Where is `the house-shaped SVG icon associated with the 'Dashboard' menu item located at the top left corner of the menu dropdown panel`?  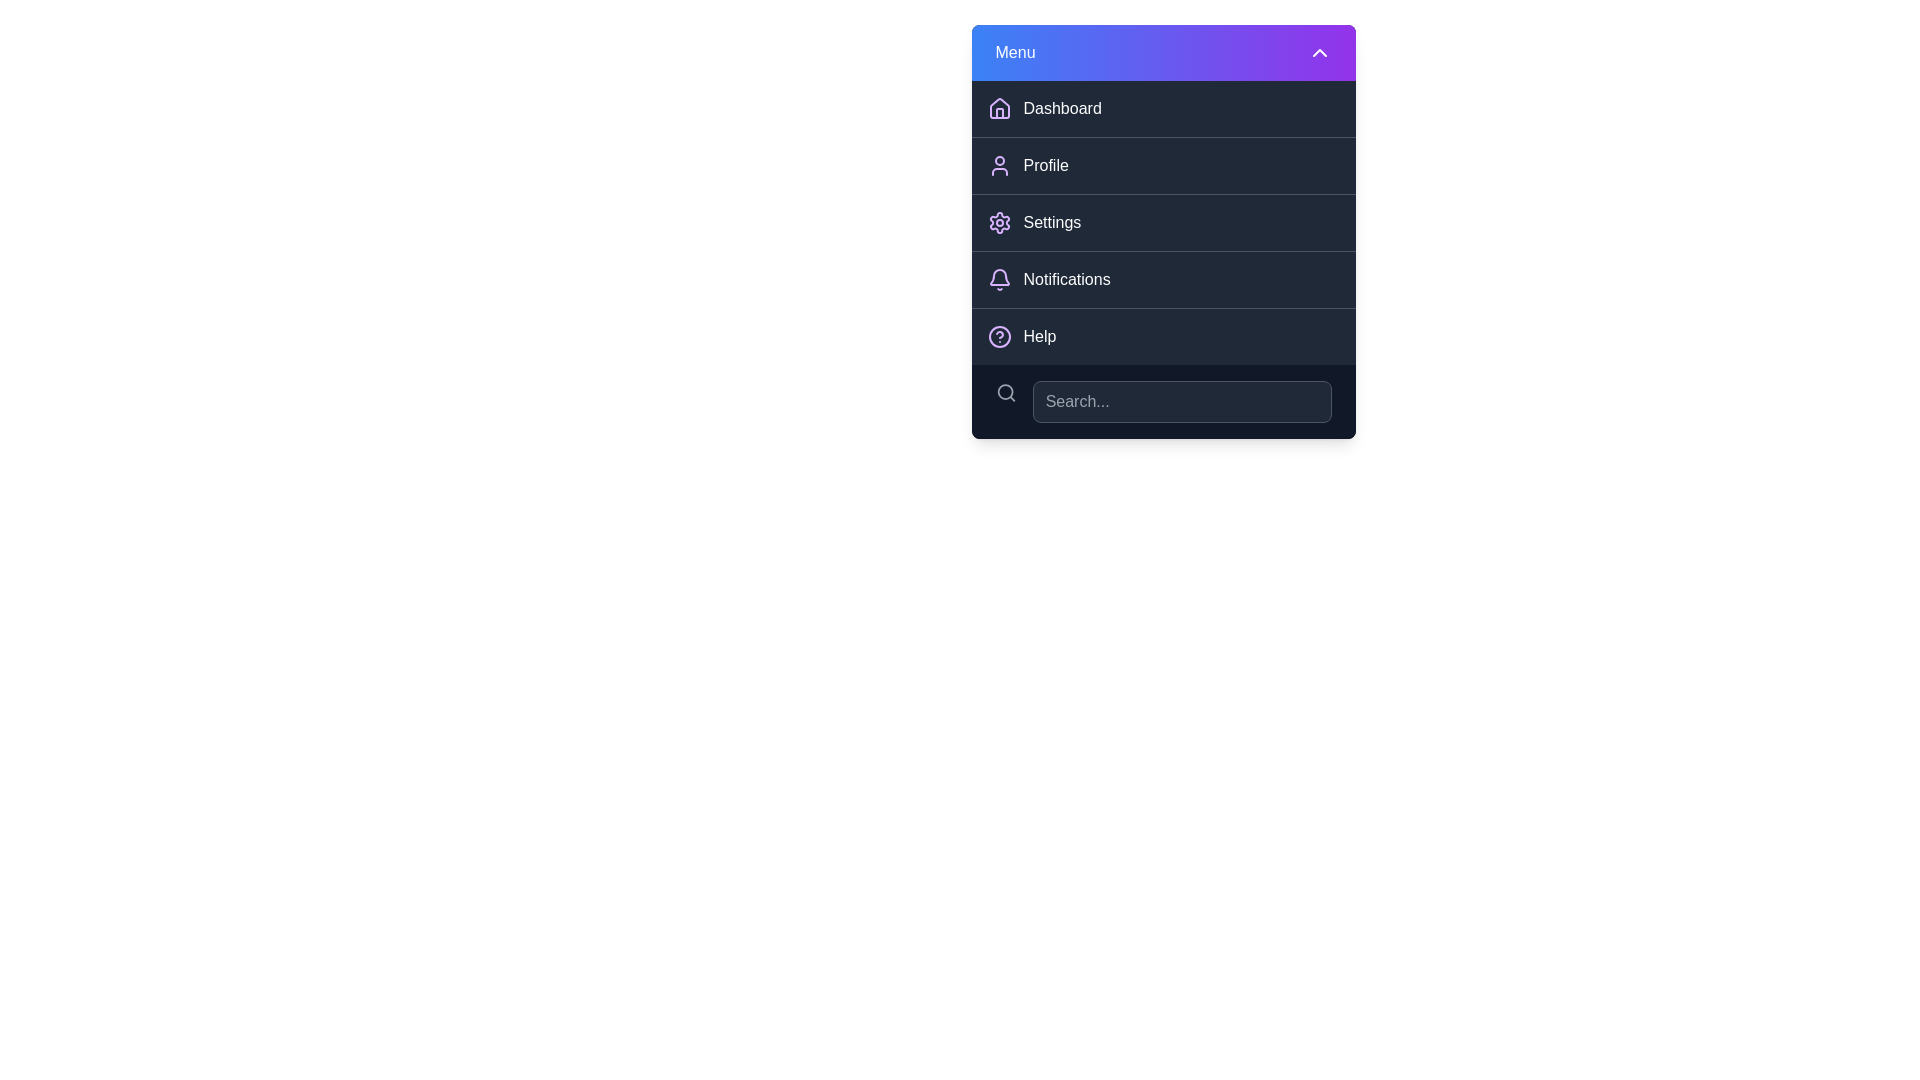
the house-shaped SVG icon associated with the 'Dashboard' menu item located at the top left corner of the menu dropdown panel is located at coordinates (999, 108).